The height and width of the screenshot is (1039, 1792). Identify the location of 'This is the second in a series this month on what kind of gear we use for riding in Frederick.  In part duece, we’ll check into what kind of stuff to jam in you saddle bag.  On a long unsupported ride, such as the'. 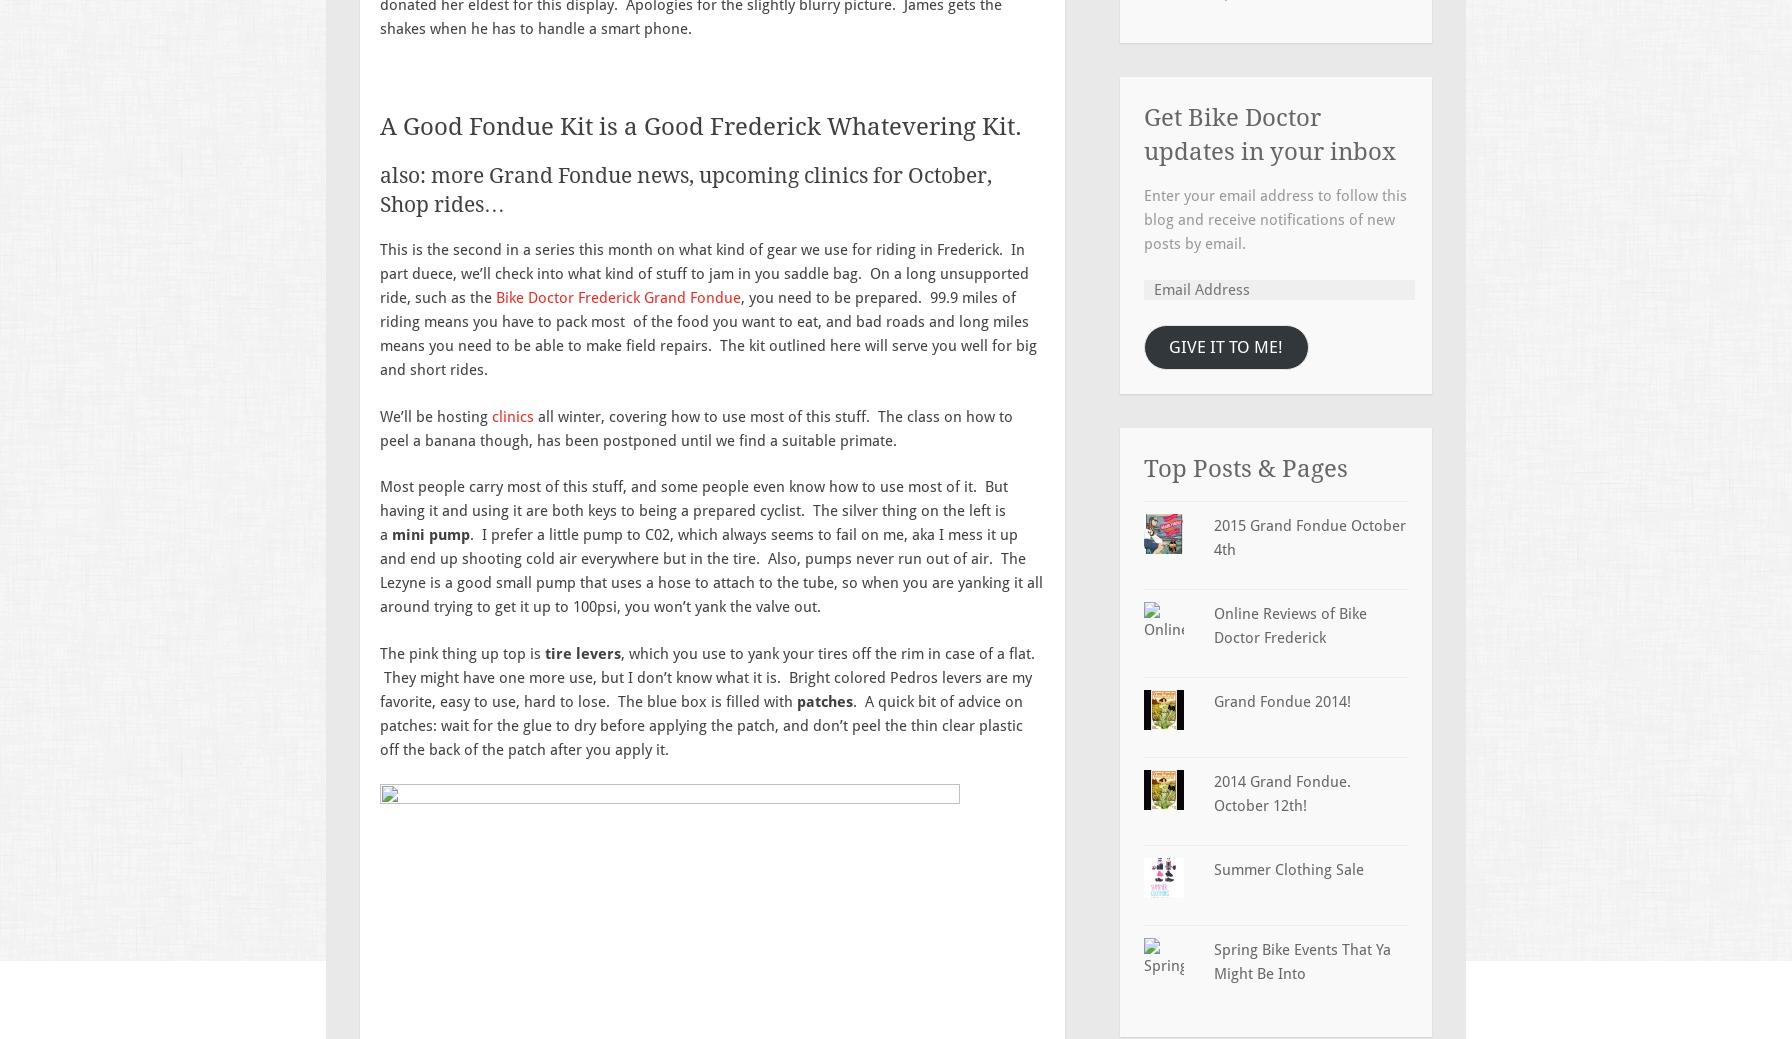
(704, 273).